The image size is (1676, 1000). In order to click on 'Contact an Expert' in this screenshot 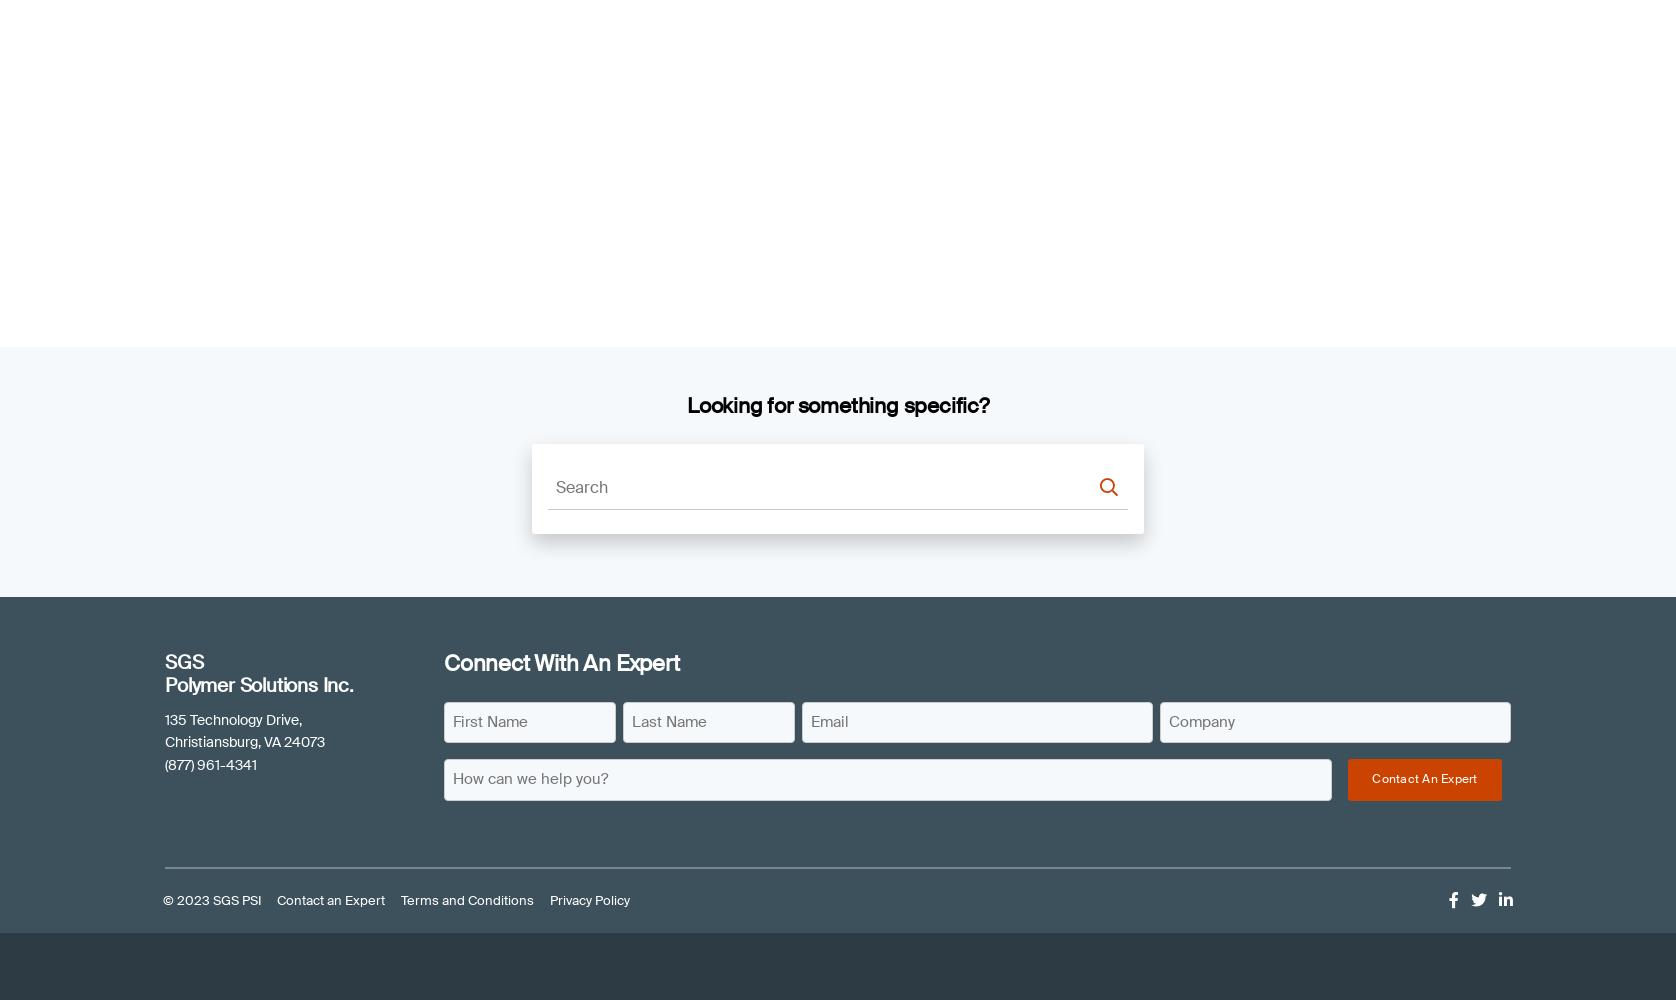, I will do `click(330, 900)`.